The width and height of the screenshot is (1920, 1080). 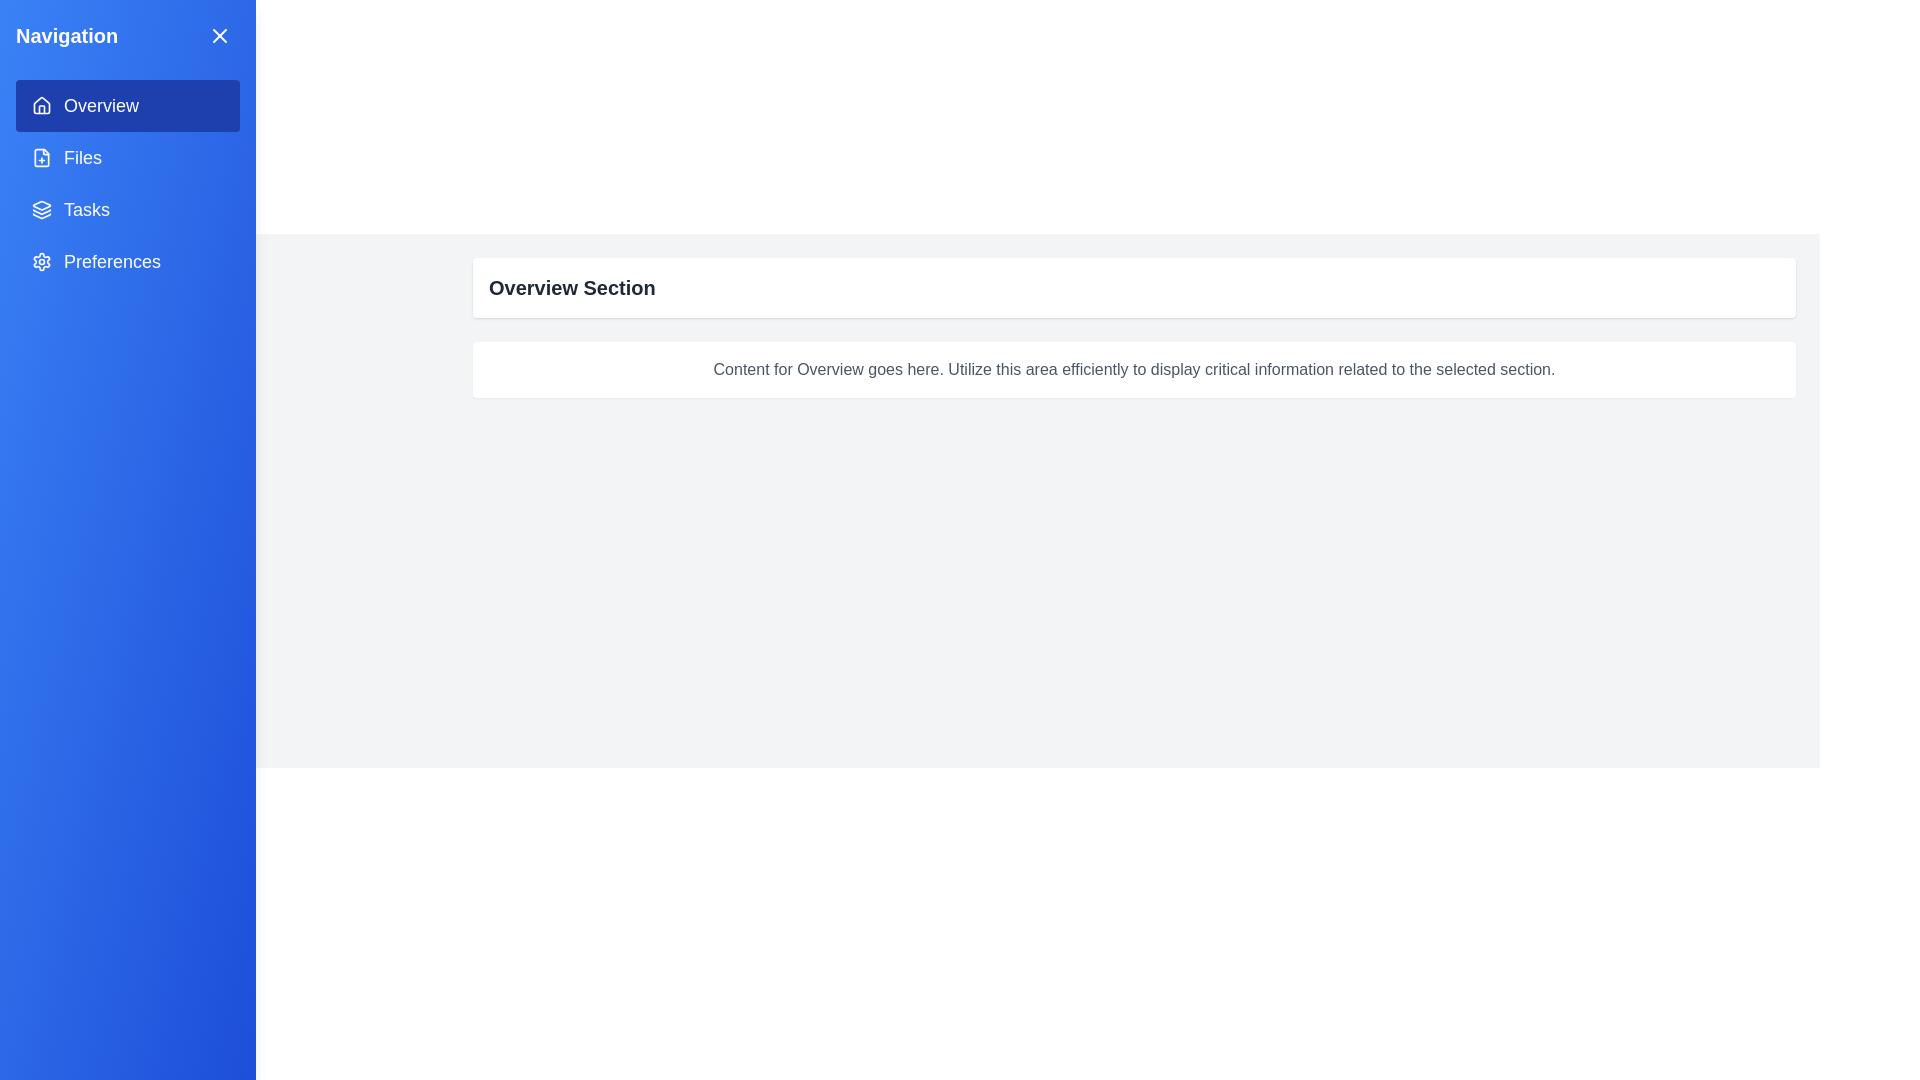 I want to click on the menu item corresponding to Files in the navigation menu, so click(x=127, y=157).